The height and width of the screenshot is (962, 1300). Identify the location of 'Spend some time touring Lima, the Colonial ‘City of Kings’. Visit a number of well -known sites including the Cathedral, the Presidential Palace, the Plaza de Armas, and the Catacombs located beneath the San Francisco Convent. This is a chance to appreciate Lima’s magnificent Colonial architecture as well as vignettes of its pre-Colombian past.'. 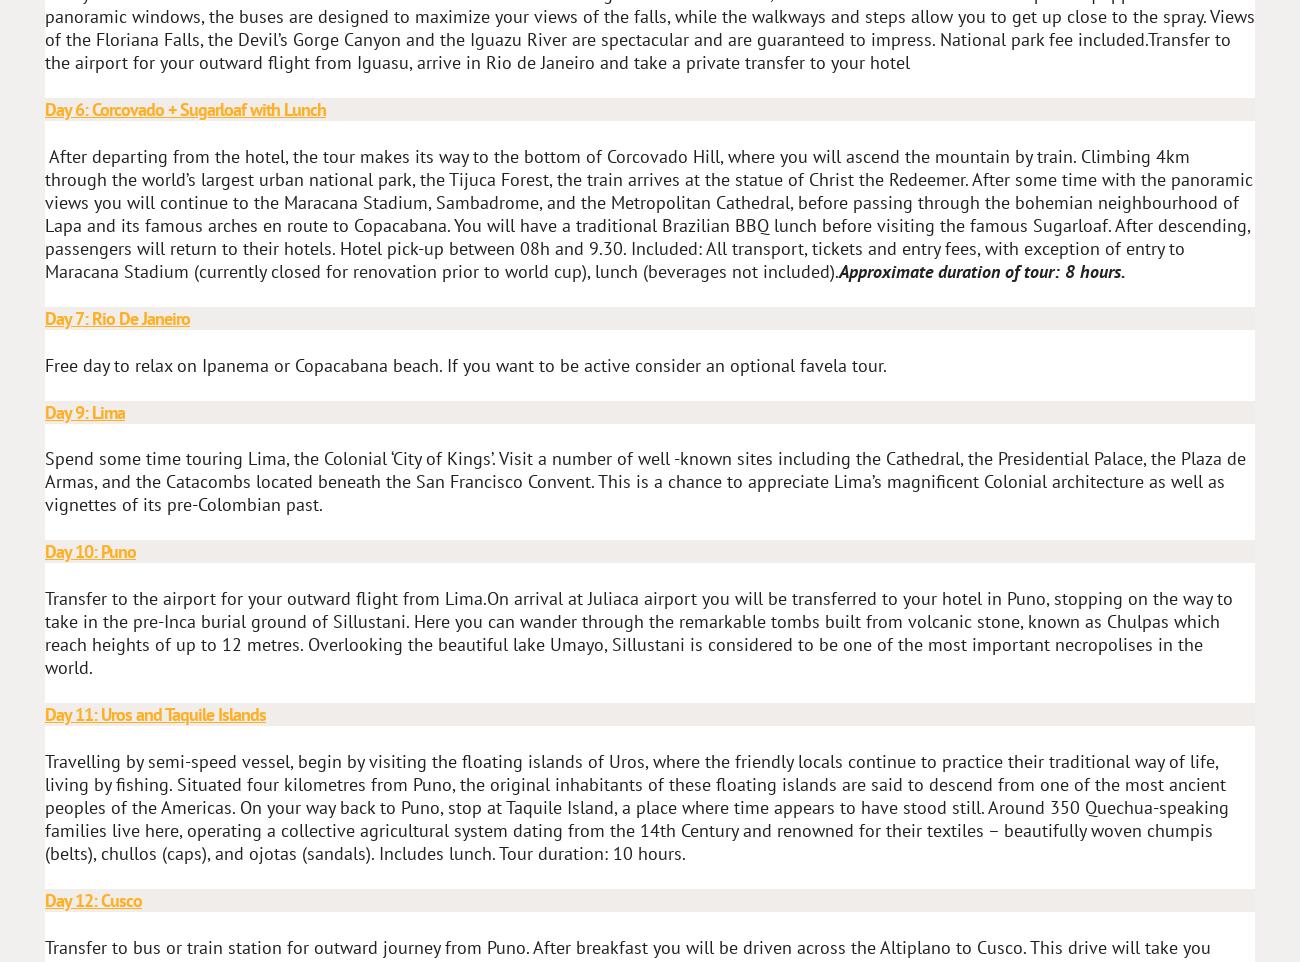
(645, 481).